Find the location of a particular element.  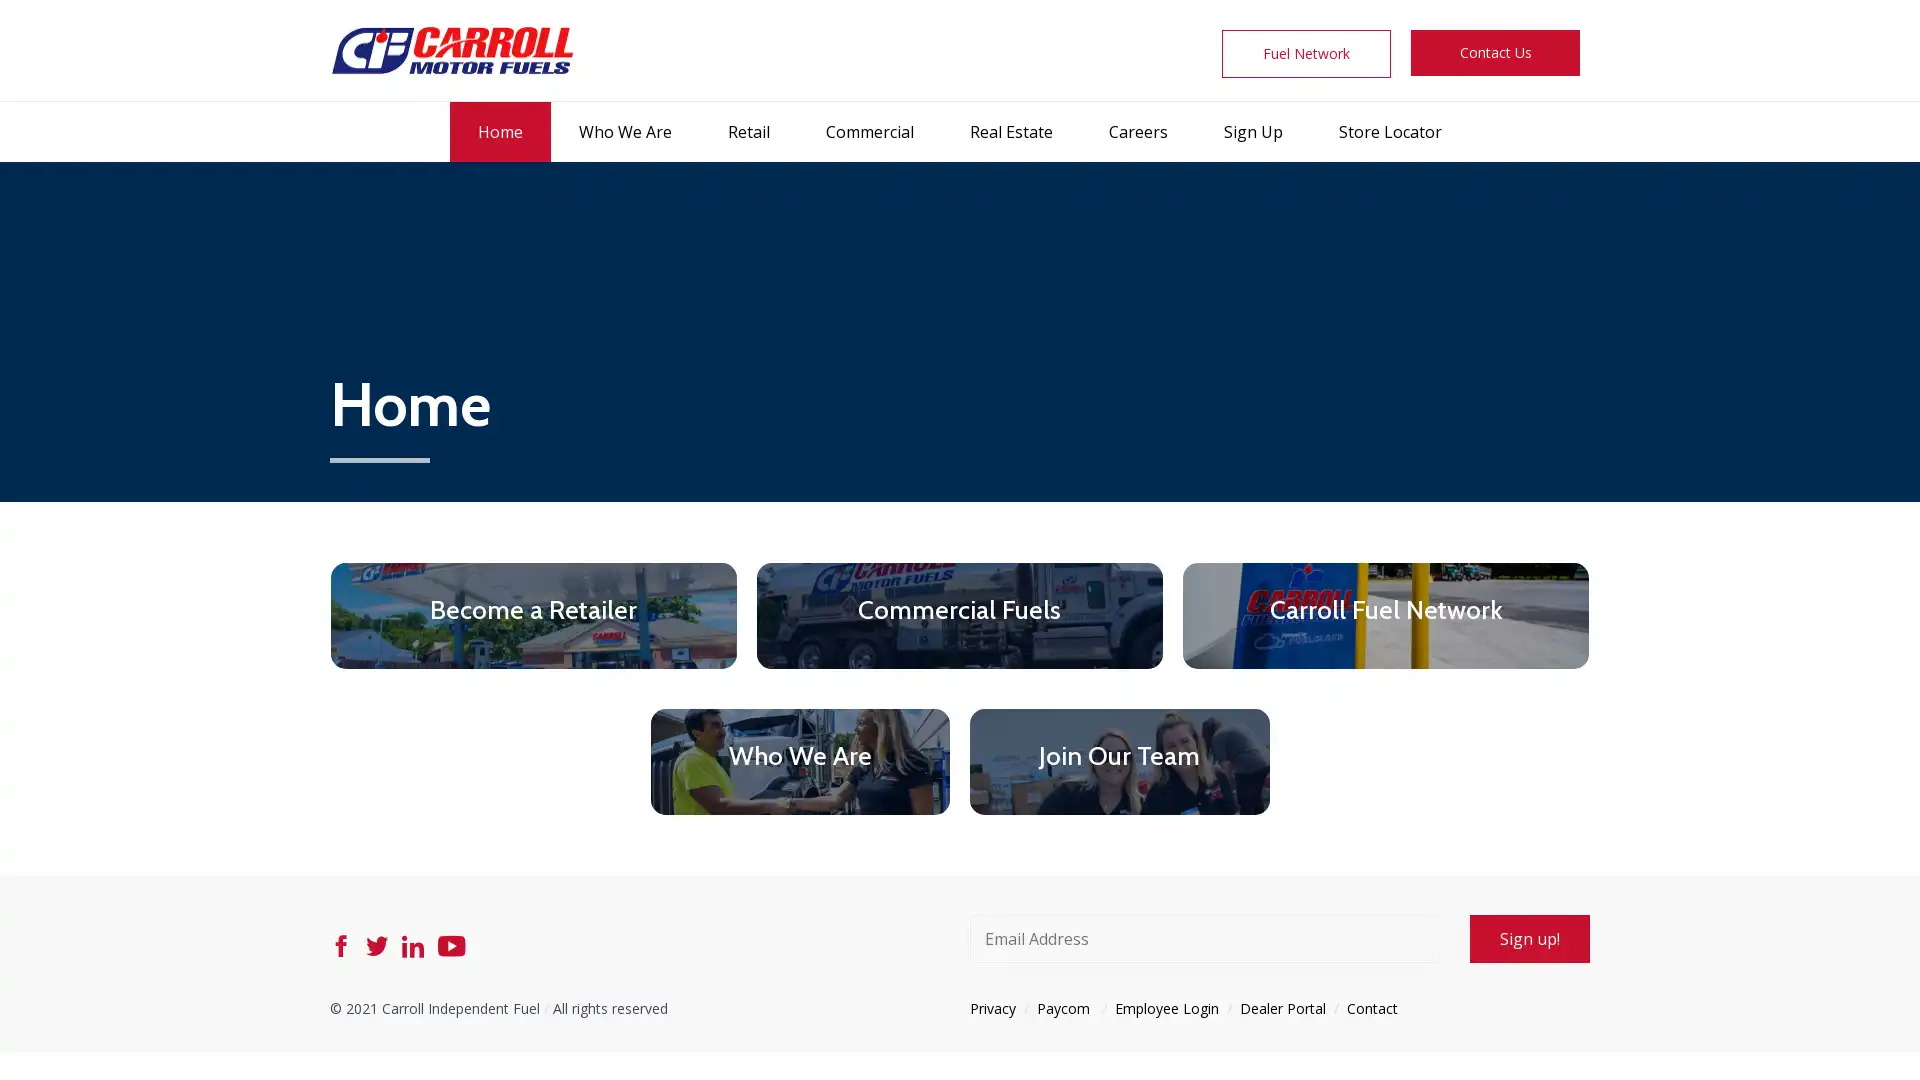

Sign up! is located at coordinates (1529, 937).